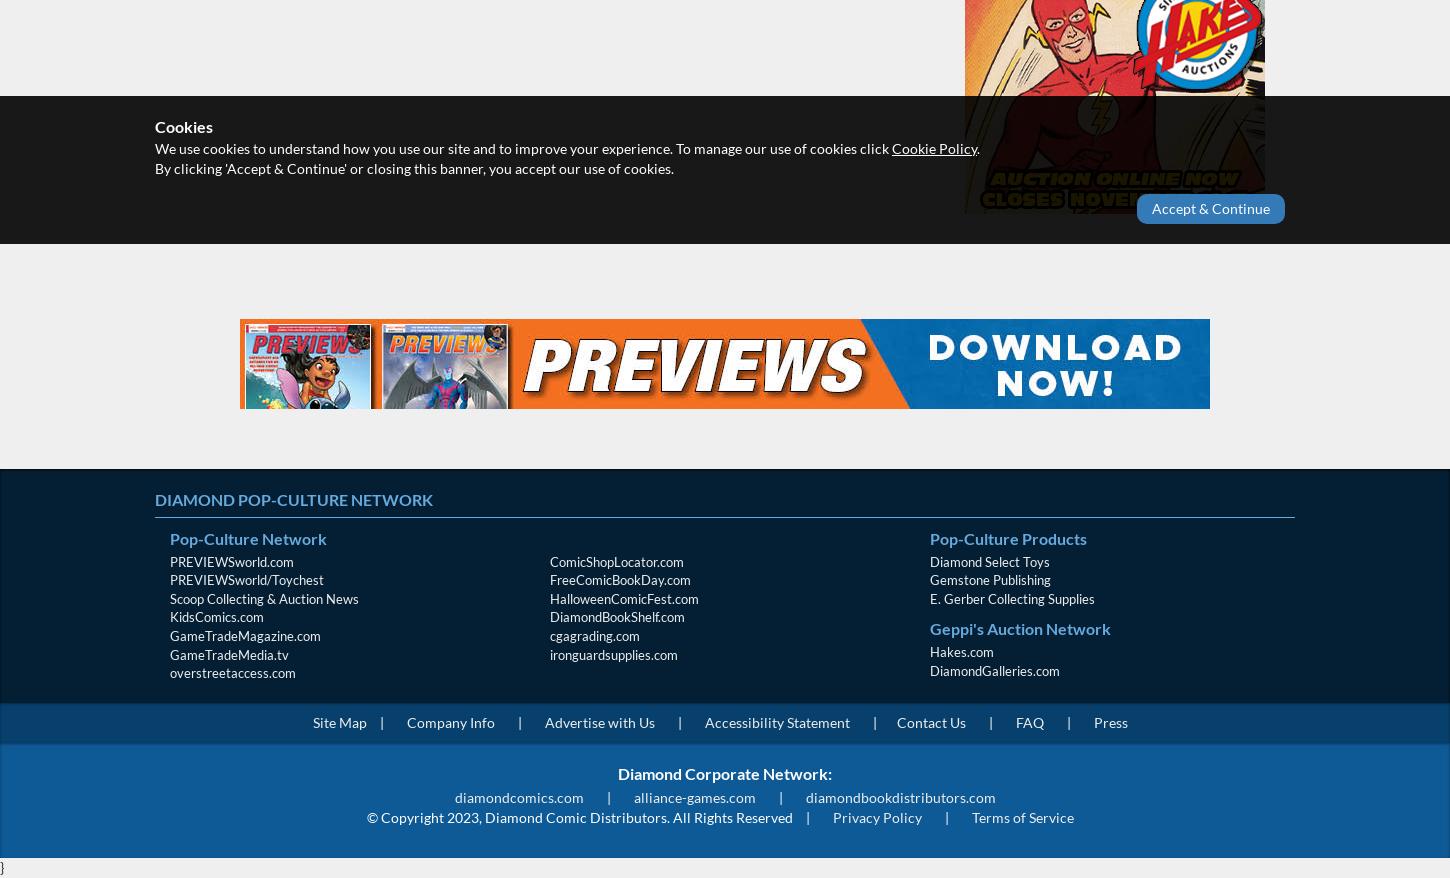 The height and width of the screenshot is (878, 1450). What do you see at coordinates (692, 795) in the screenshot?
I see `'alliance-games.com'` at bounding box center [692, 795].